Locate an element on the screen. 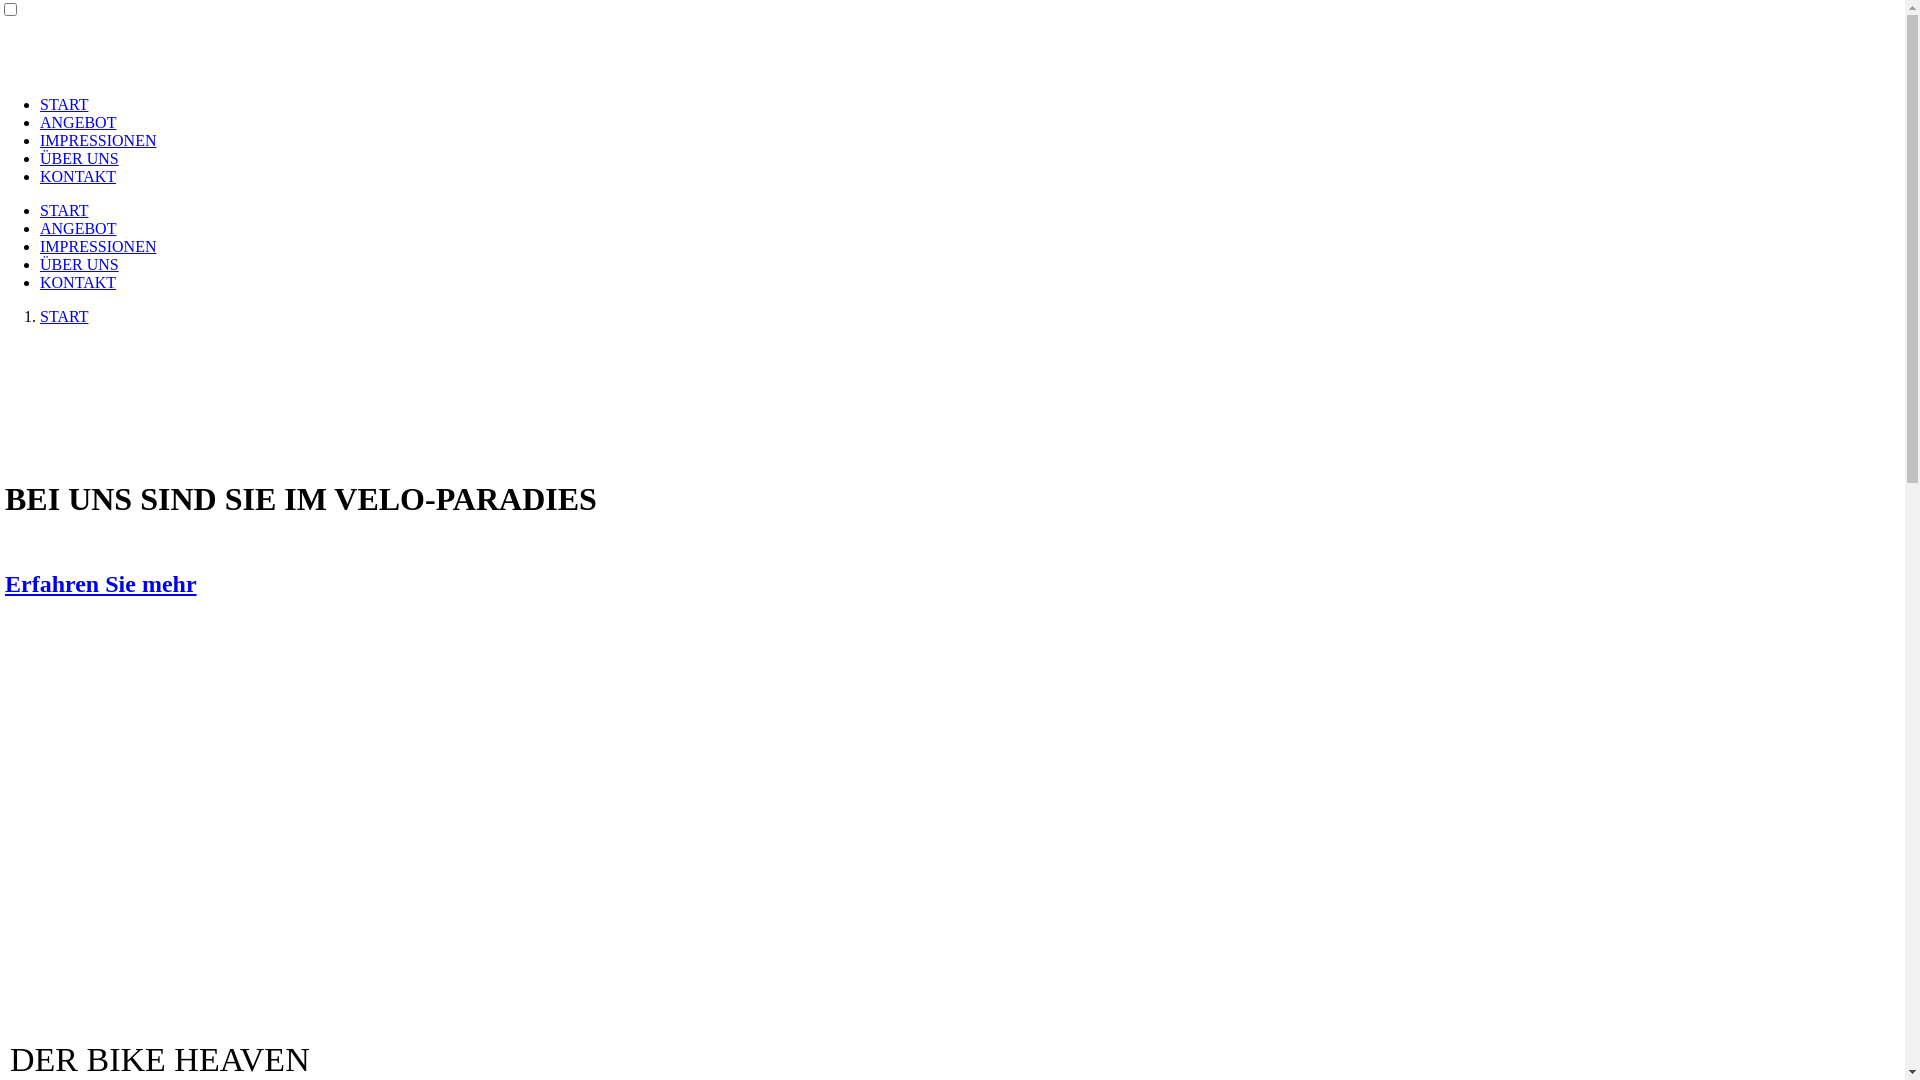 This screenshot has width=1920, height=1080. 'IMPRESSIONEN' is located at coordinates (96, 245).